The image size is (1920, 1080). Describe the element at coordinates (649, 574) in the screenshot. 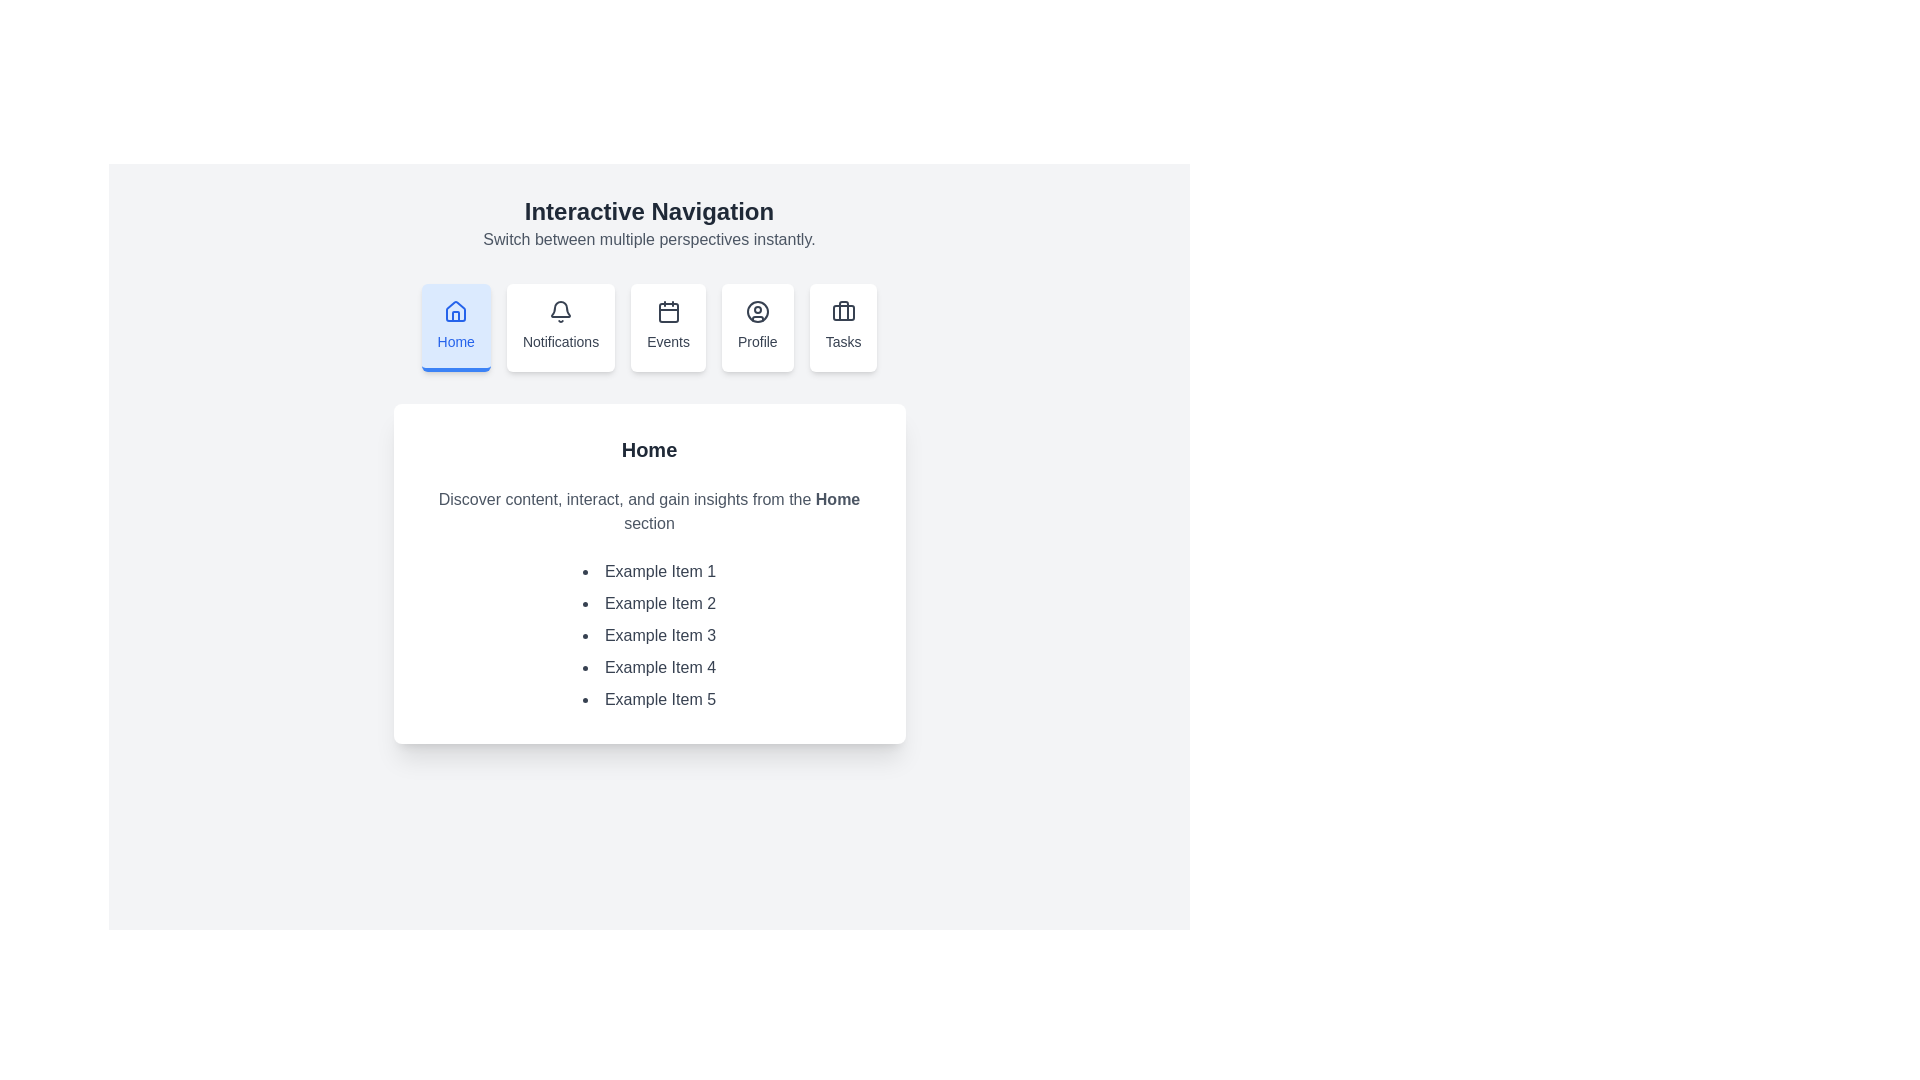

I see `the interactive parts of the Content Section, which includes the heading 'Home' and the items labeled 'Example Item 1' to 'Example Item 5'` at that location.